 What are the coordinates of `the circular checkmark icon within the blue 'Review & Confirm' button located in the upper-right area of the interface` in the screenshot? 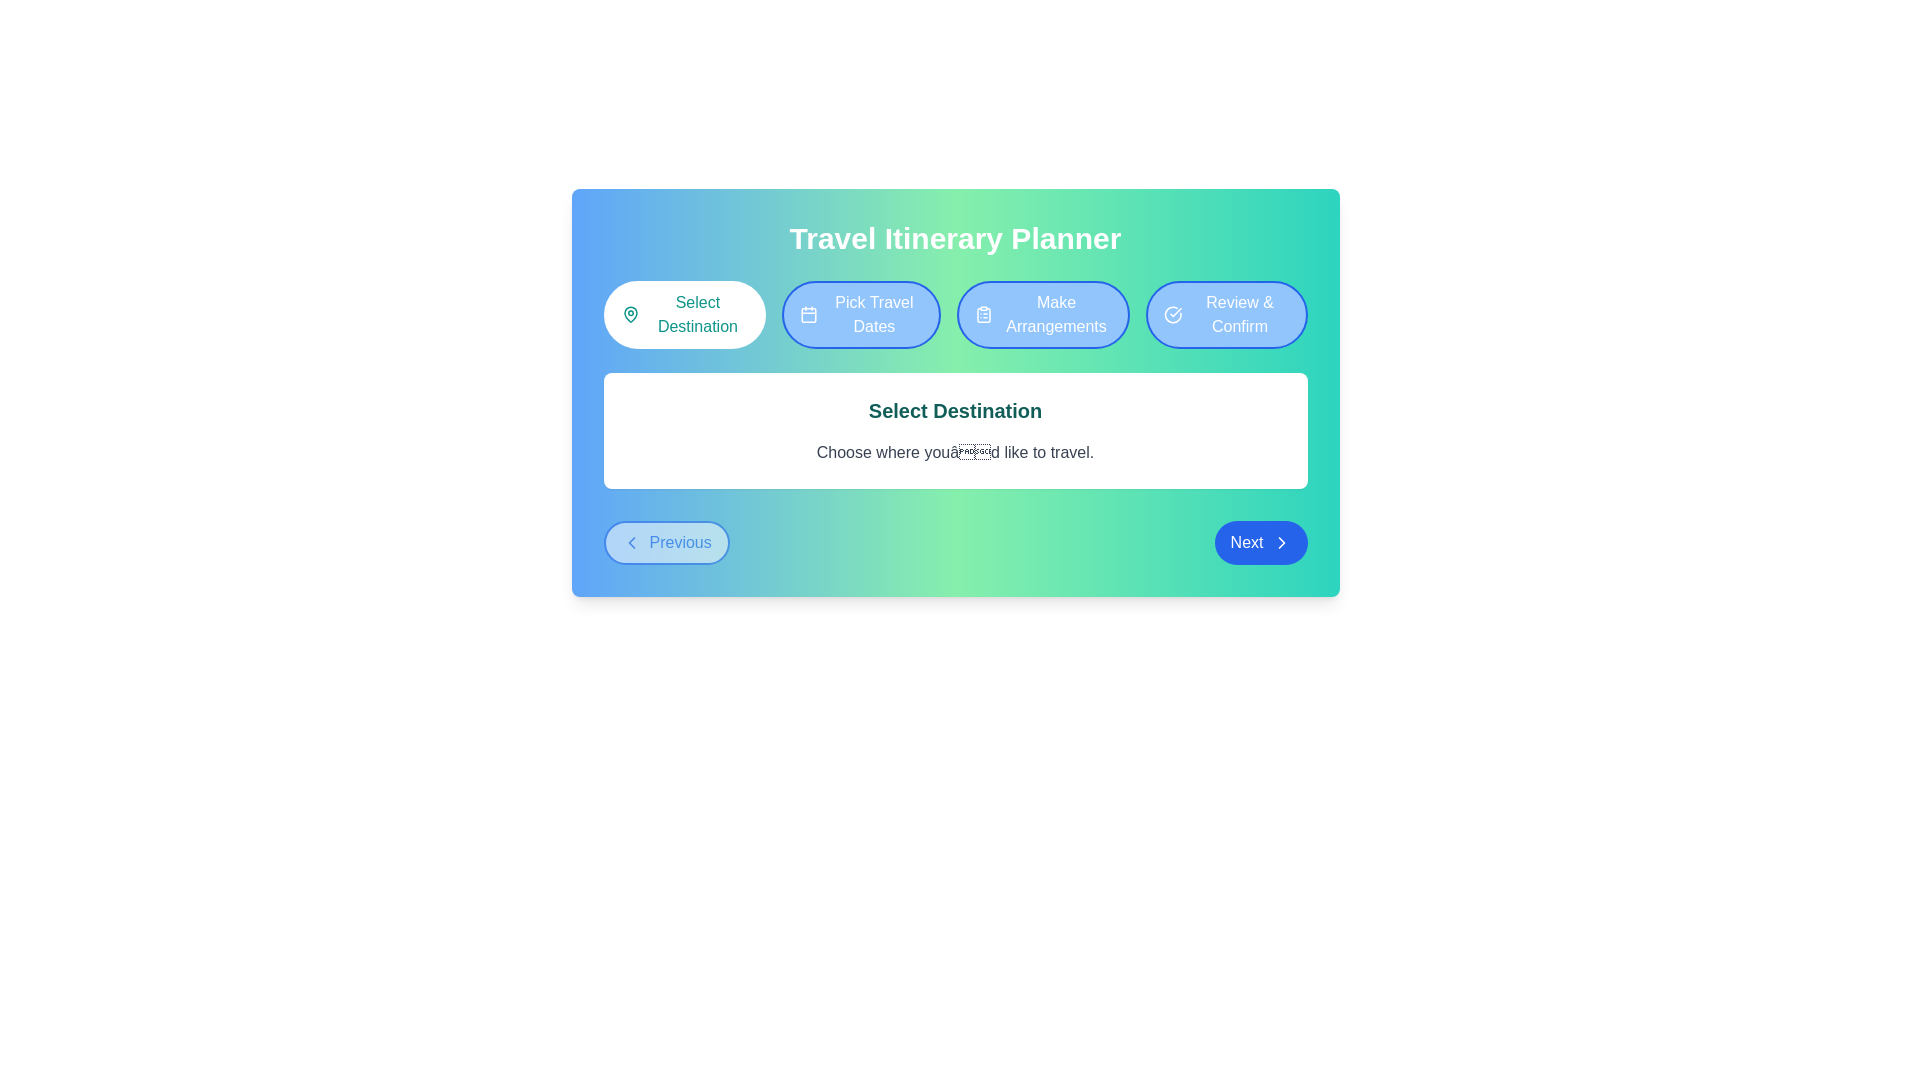 It's located at (1173, 315).